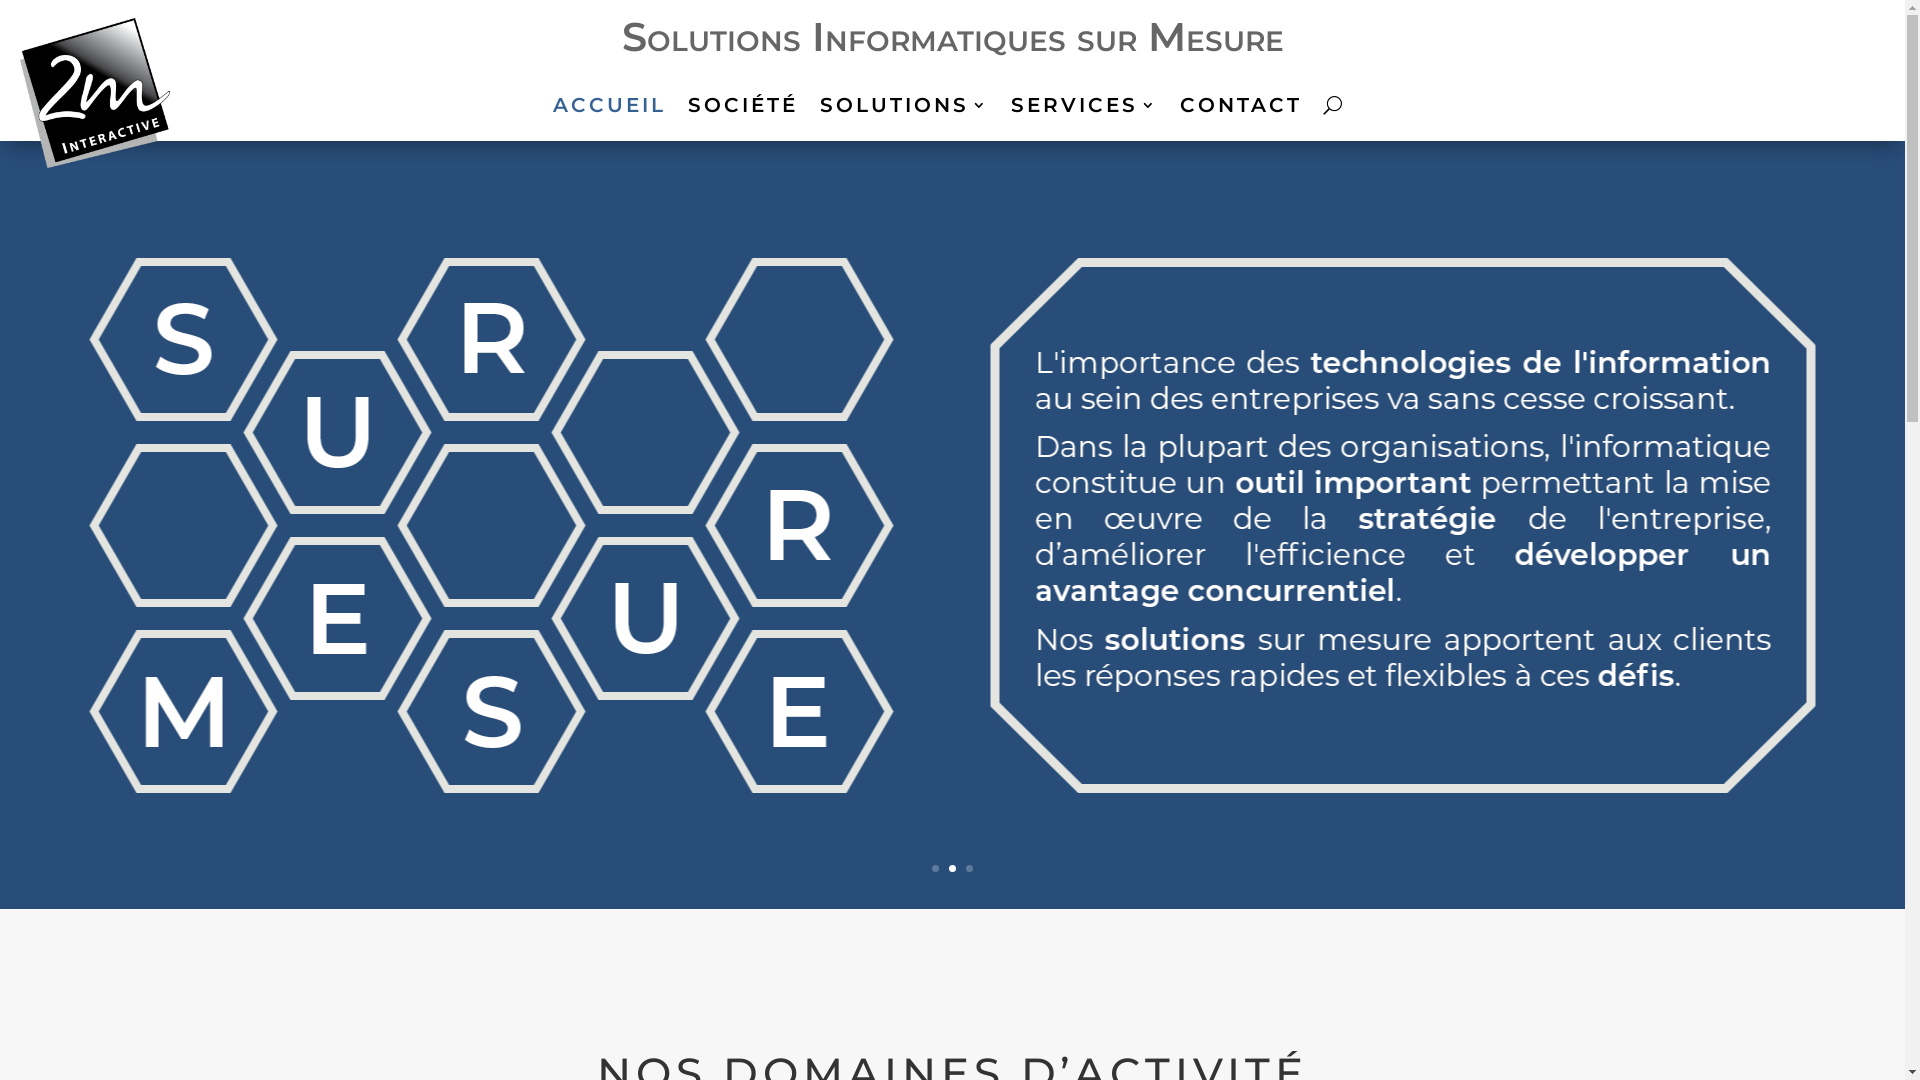 The width and height of the screenshot is (1920, 1080). Describe the element at coordinates (969, 867) in the screenshot. I see `'3'` at that location.